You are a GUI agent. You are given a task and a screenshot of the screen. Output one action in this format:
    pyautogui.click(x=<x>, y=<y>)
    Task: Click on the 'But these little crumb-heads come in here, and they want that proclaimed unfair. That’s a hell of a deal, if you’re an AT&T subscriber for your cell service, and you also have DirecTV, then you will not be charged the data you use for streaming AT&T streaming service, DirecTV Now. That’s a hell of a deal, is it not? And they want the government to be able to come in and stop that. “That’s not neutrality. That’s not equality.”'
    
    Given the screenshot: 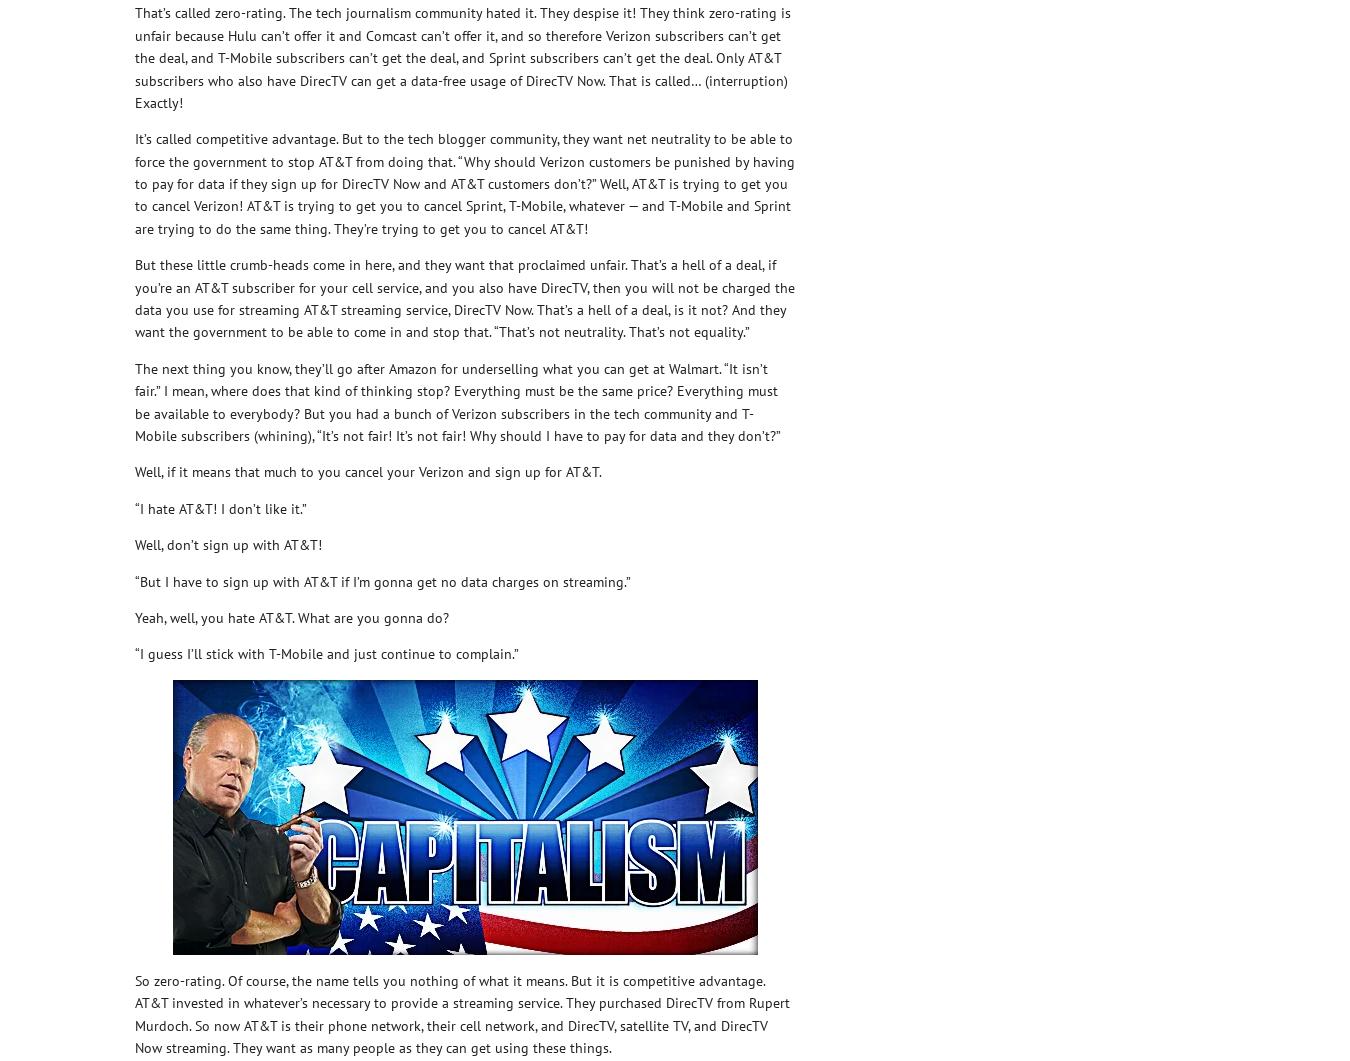 What is the action you would take?
    pyautogui.click(x=463, y=297)
    